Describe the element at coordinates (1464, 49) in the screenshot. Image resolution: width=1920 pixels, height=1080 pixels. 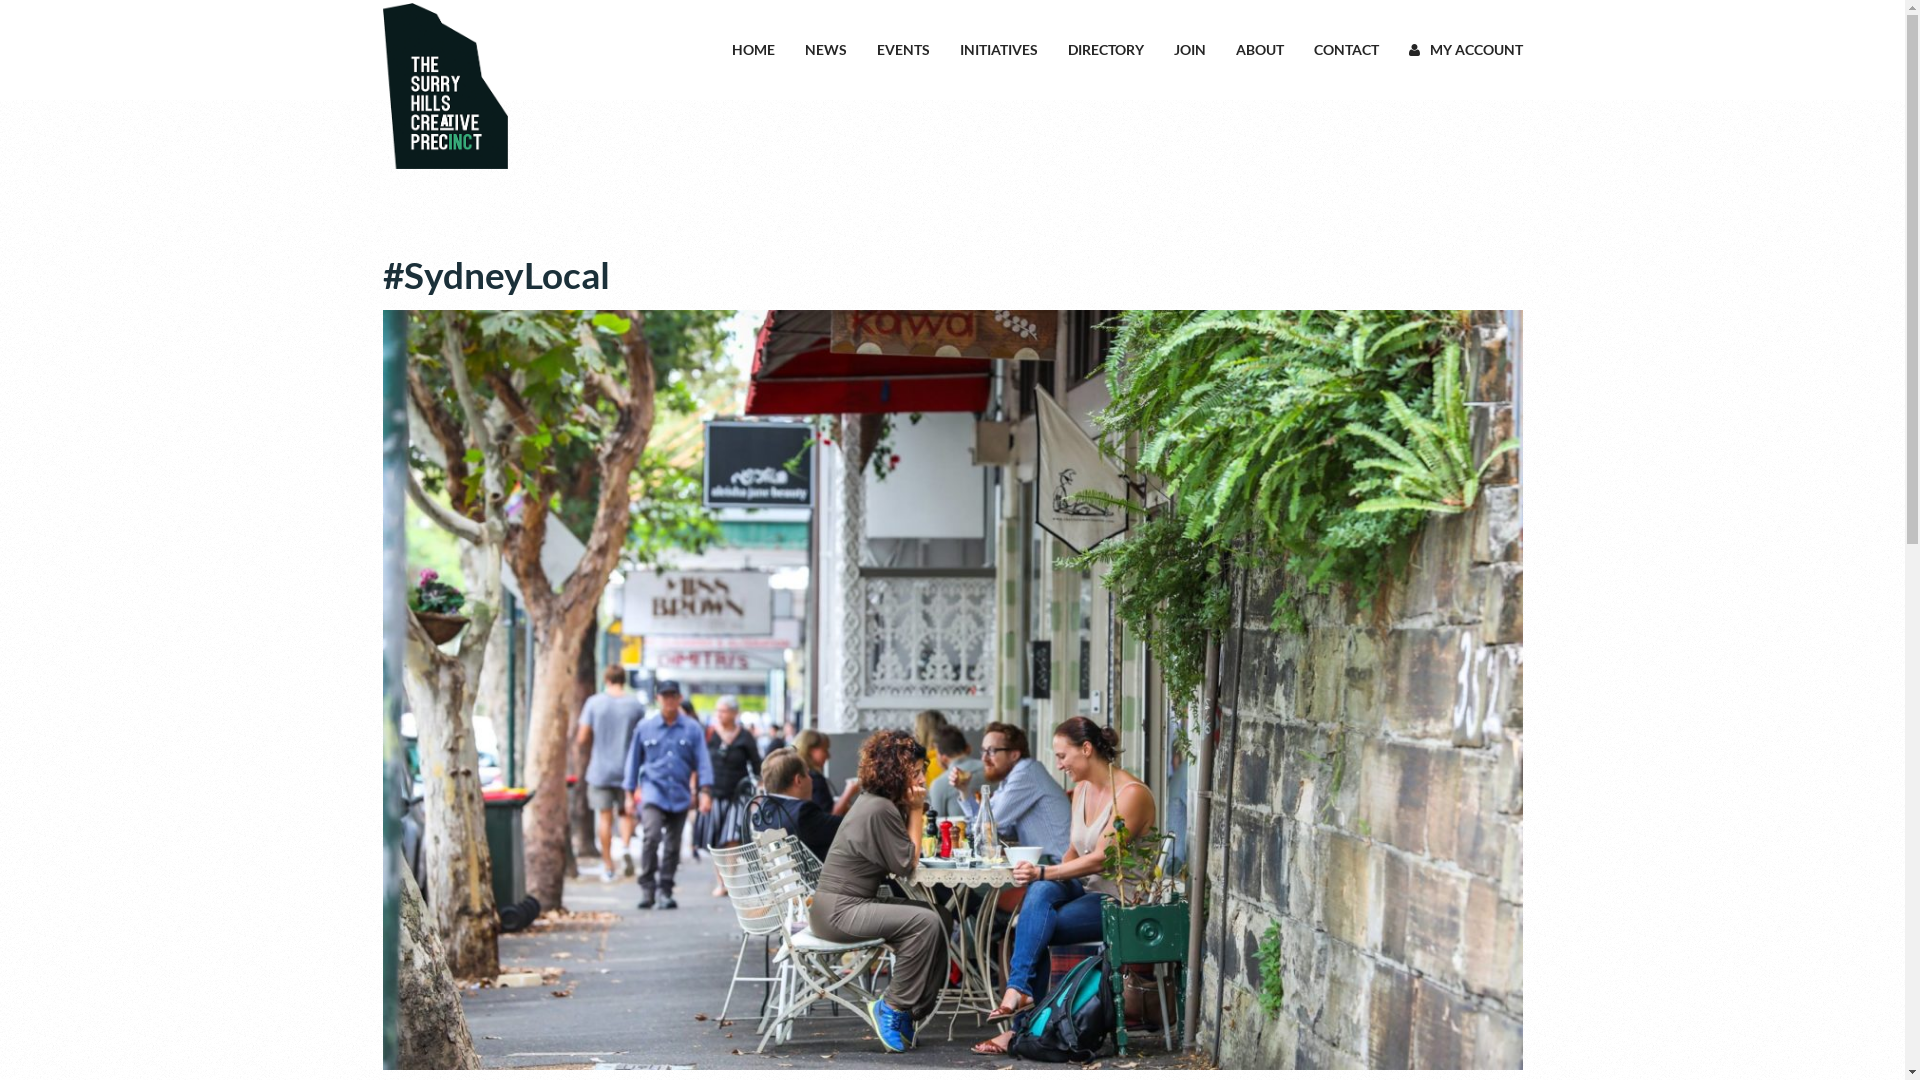
I see `'MY ACCOUNT'` at that location.